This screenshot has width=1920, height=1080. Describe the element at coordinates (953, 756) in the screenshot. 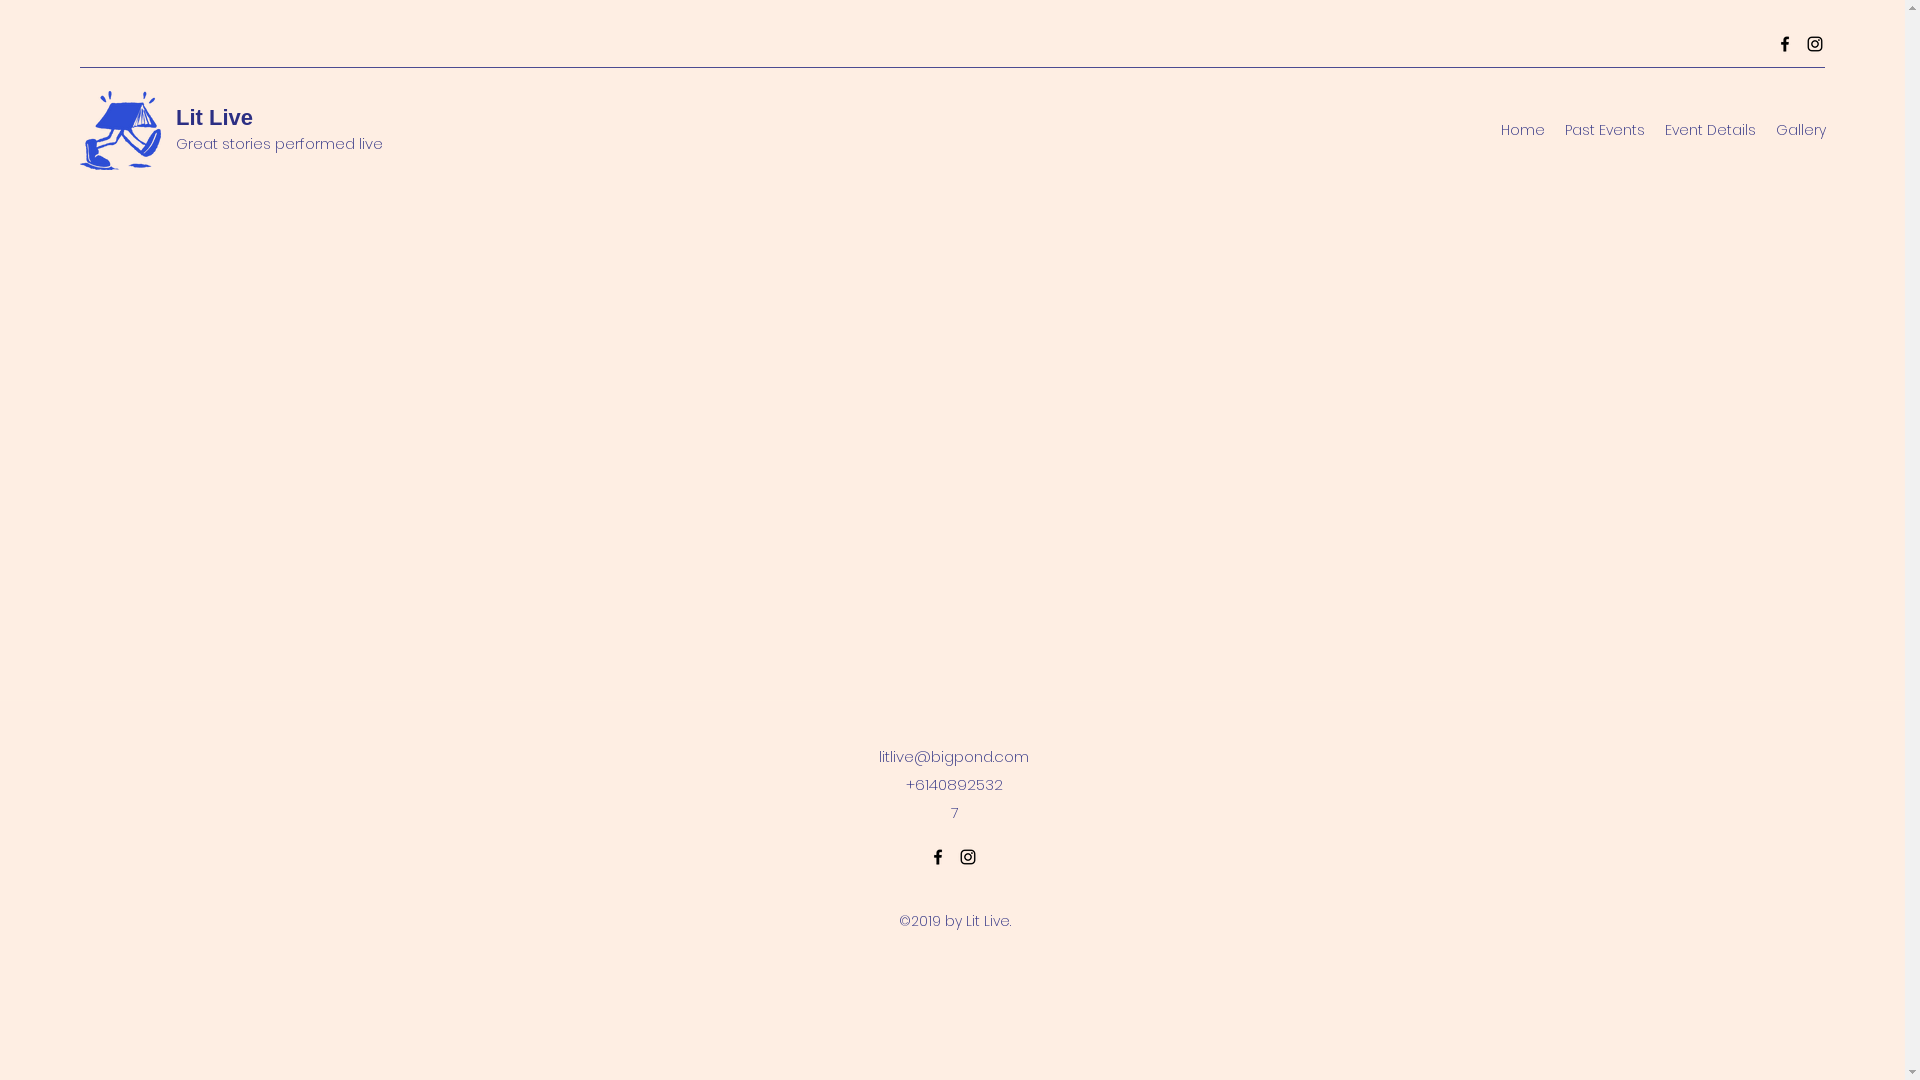

I see `'litlive@bigpond.com'` at that location.